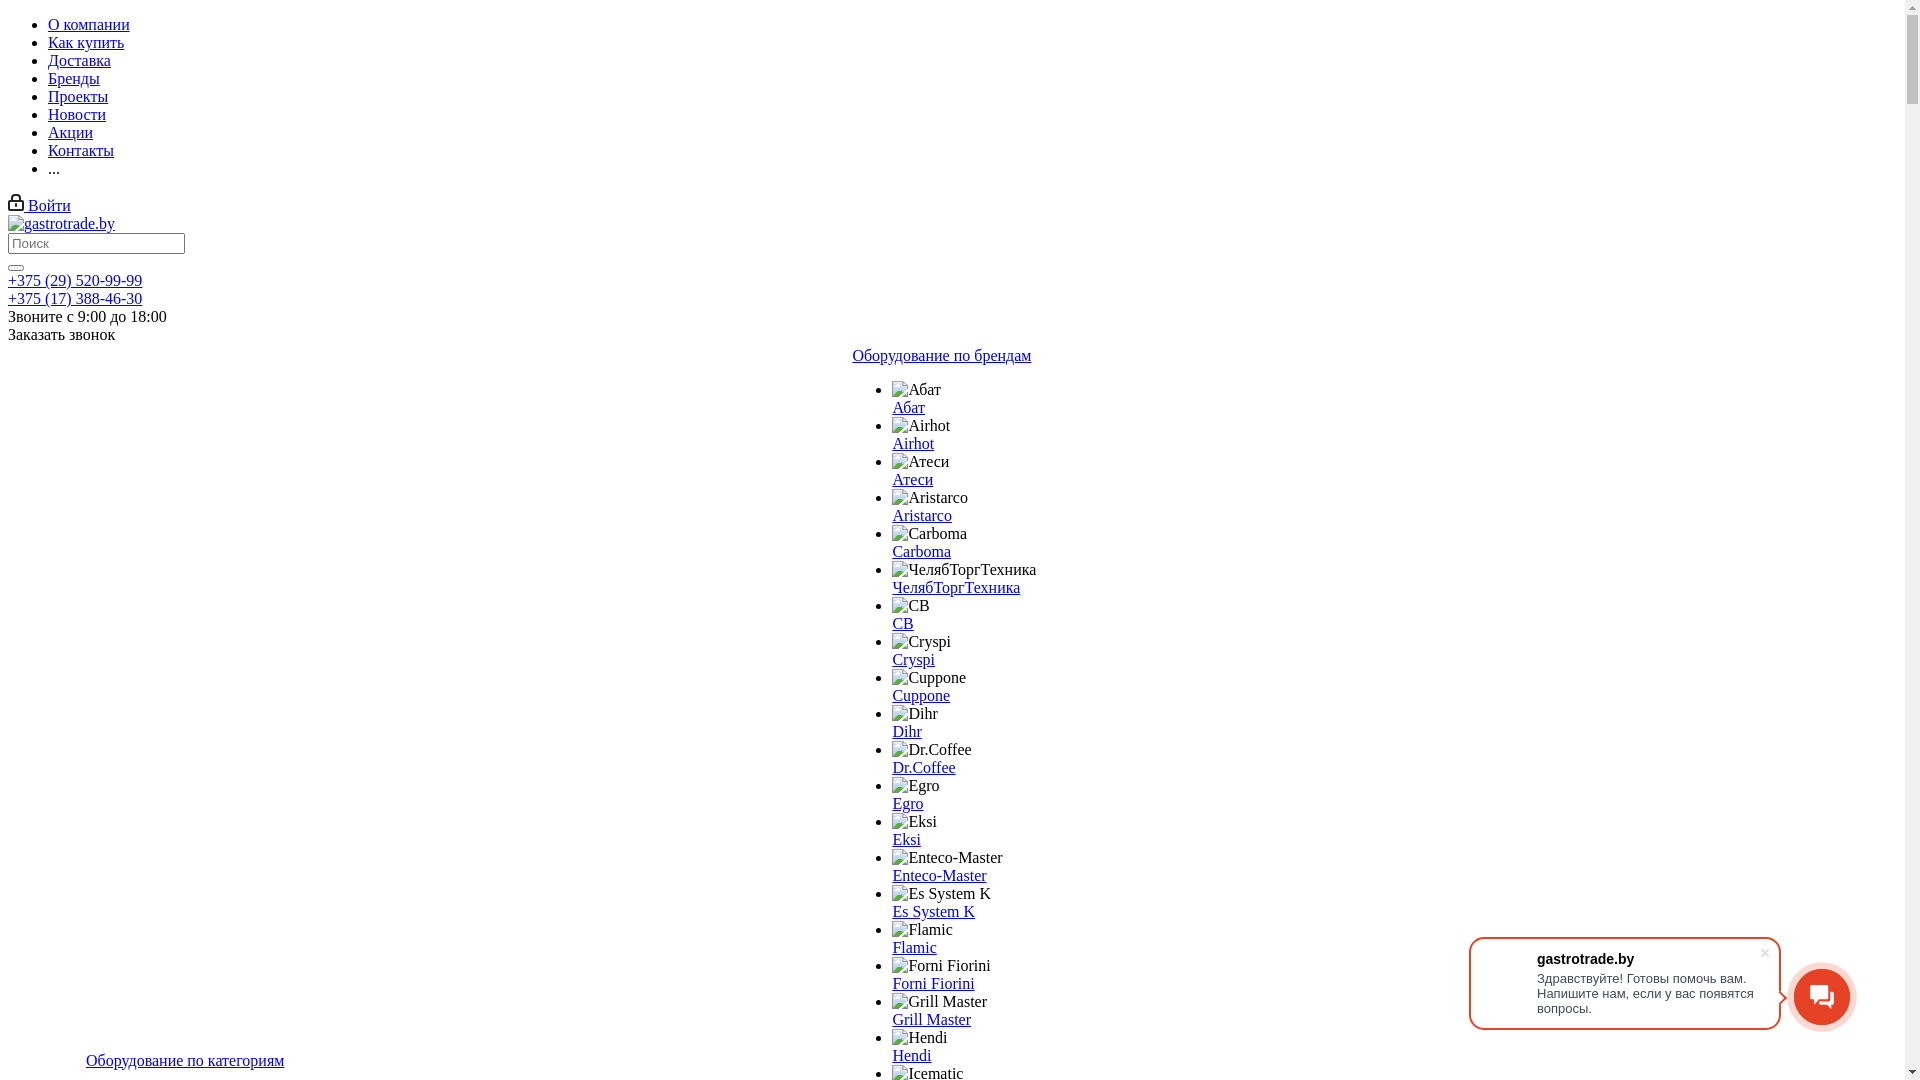  What do you see at coordinates (912, 821) in the screenshot?
I see `'Eksi'` at bounding box center [912, 821].